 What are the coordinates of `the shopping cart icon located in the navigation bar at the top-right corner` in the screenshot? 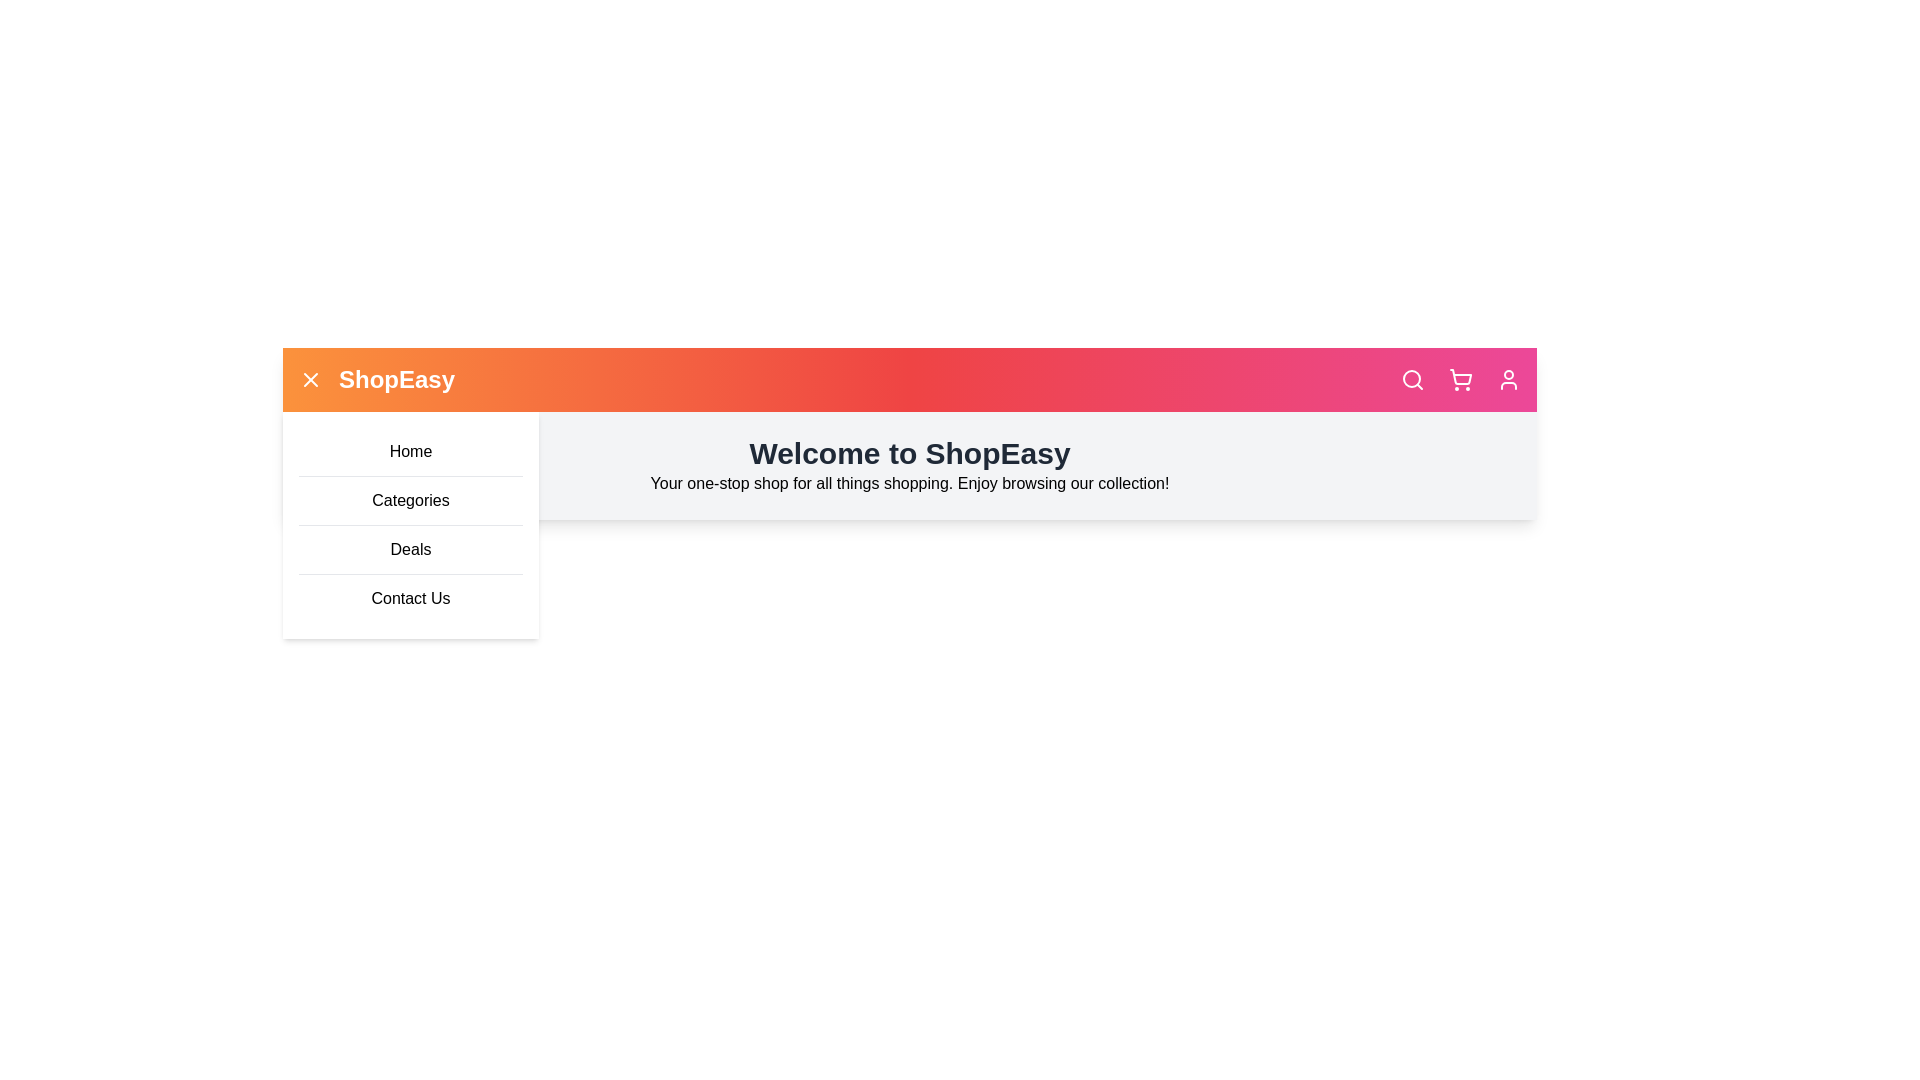 It's located at (1460, 380).